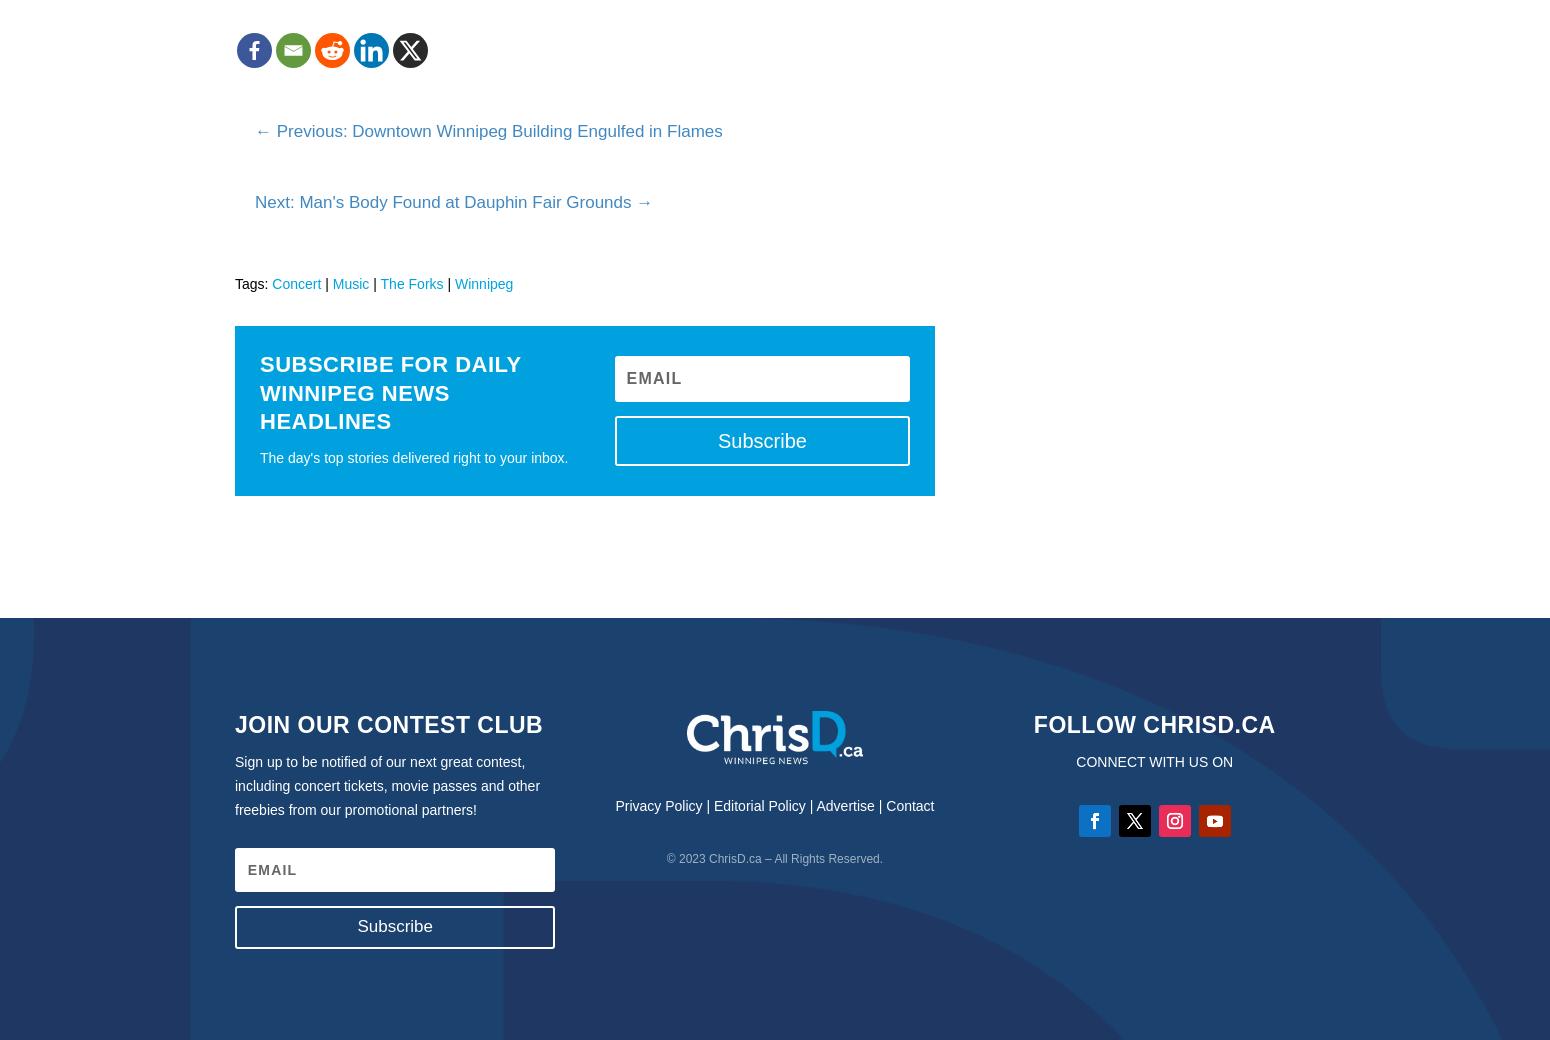 The width and height of the screenshot is (1550, 1040). I want to click on 'Advertise', so click(815, 803).